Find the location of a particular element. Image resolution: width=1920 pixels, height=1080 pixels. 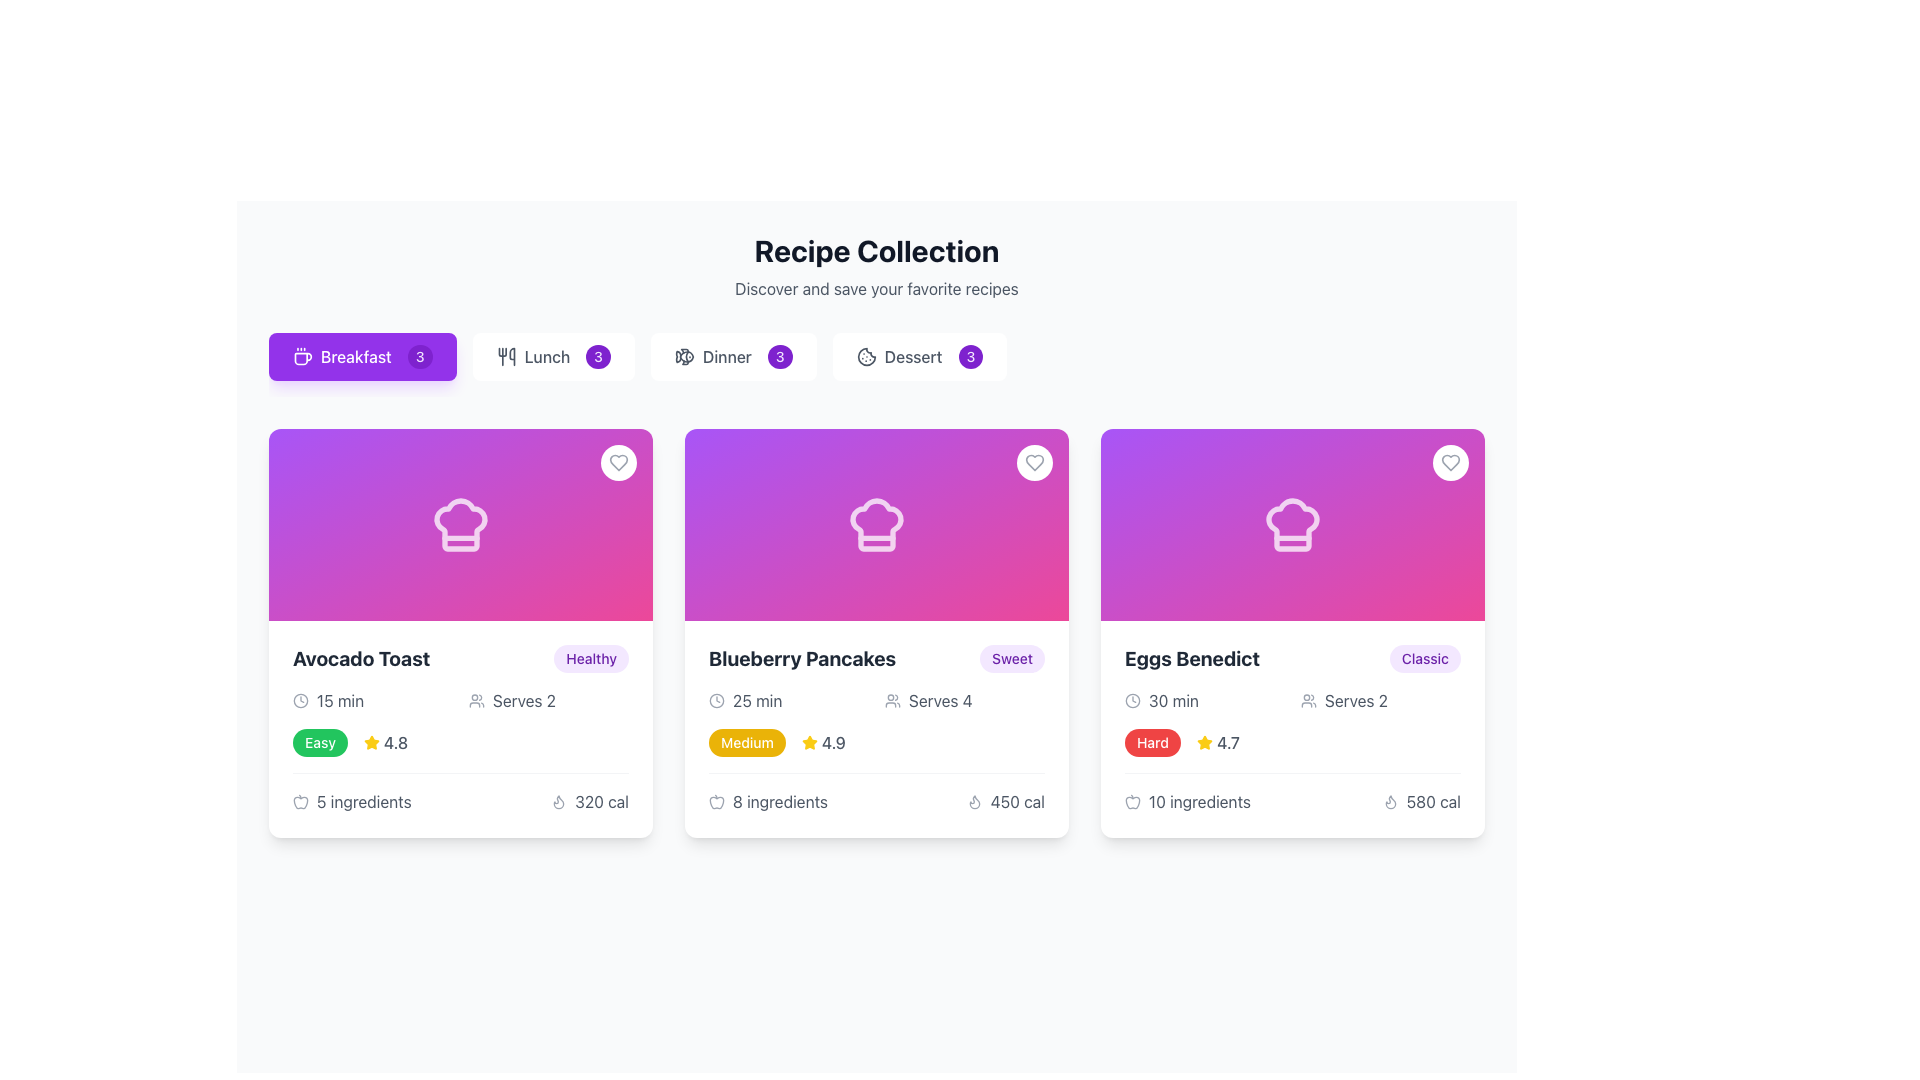

the Rating indicator for 'Avocado Toast', which is positioned in the first column of the recipe grid, near the top-right section of its card, adjacent to the 'Easy' label is located at coordinates (385, 743).